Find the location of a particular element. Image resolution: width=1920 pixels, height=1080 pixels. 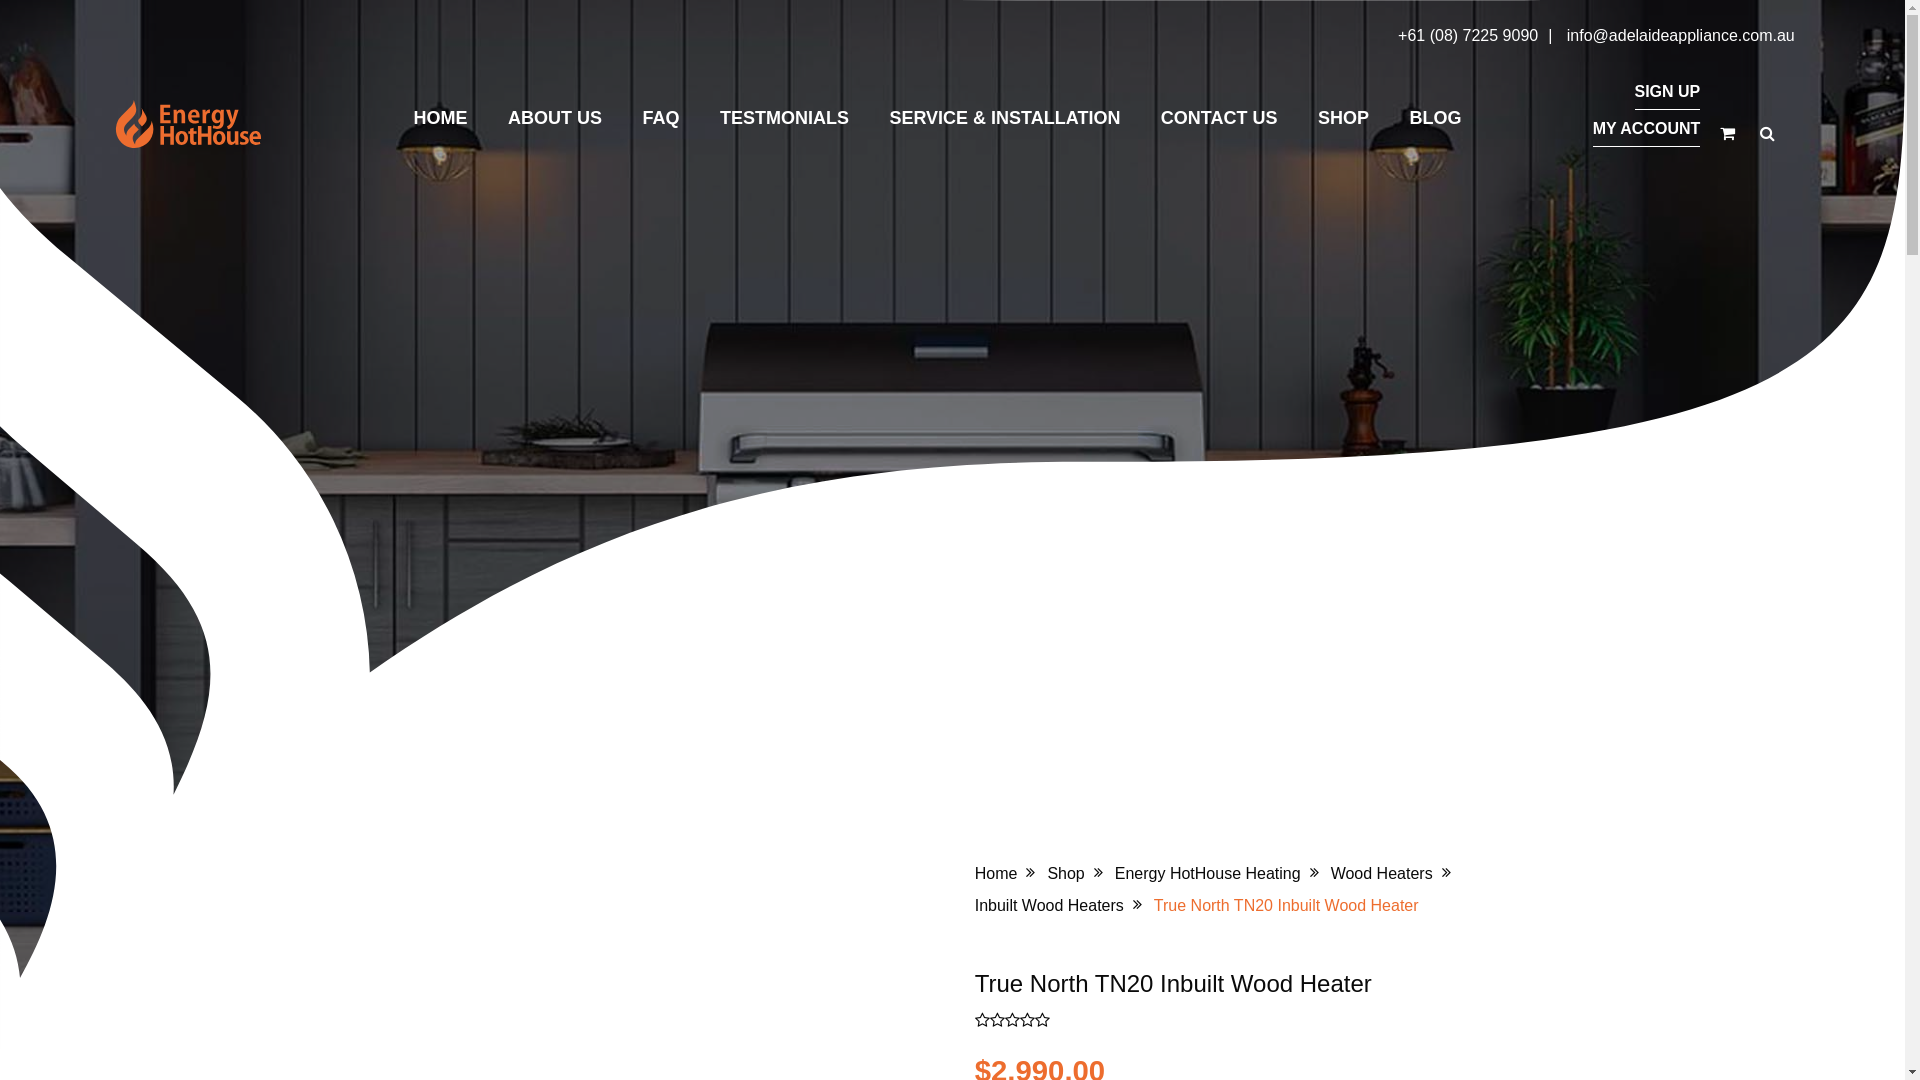

'info@adelaideappliance.com.au' is located at coordinates (1680, 35).